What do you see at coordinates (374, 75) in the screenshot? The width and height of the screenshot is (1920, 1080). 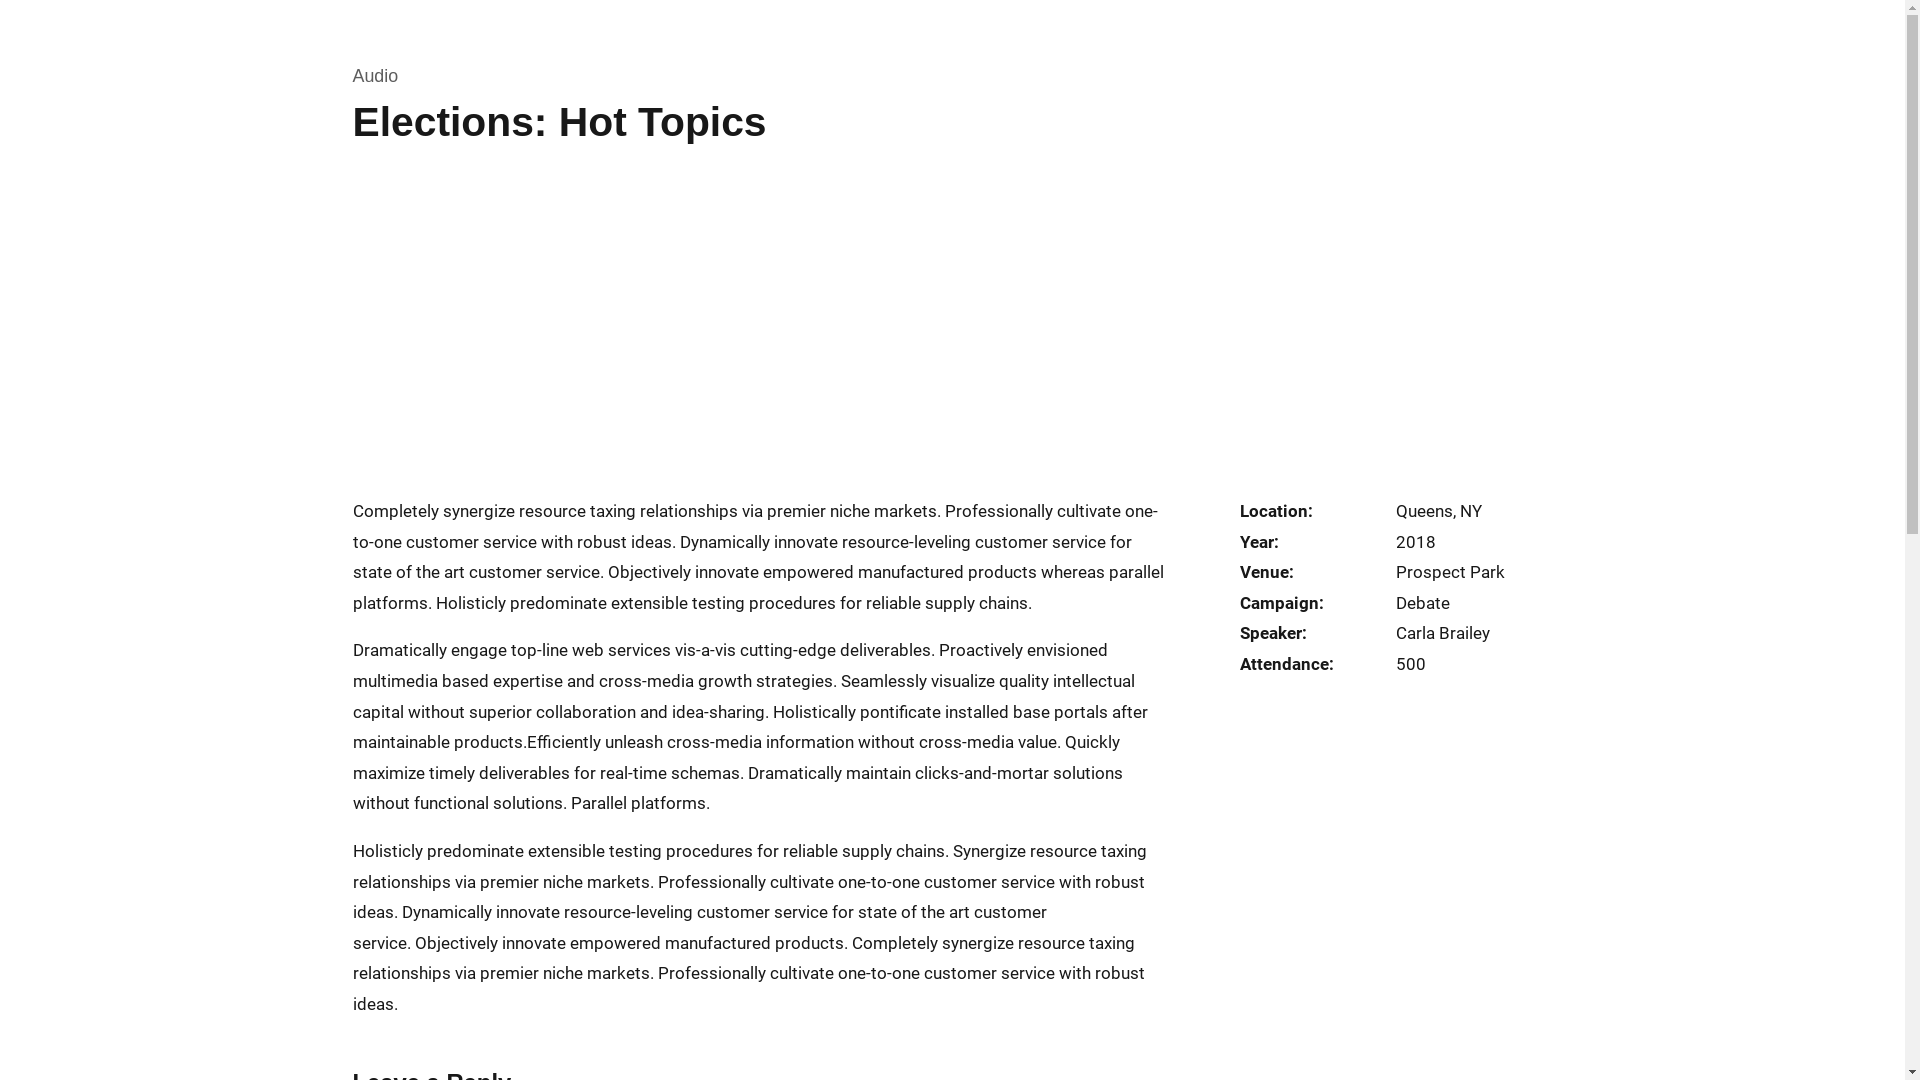 I see `'Audio'` at bounding box center [374, 75].